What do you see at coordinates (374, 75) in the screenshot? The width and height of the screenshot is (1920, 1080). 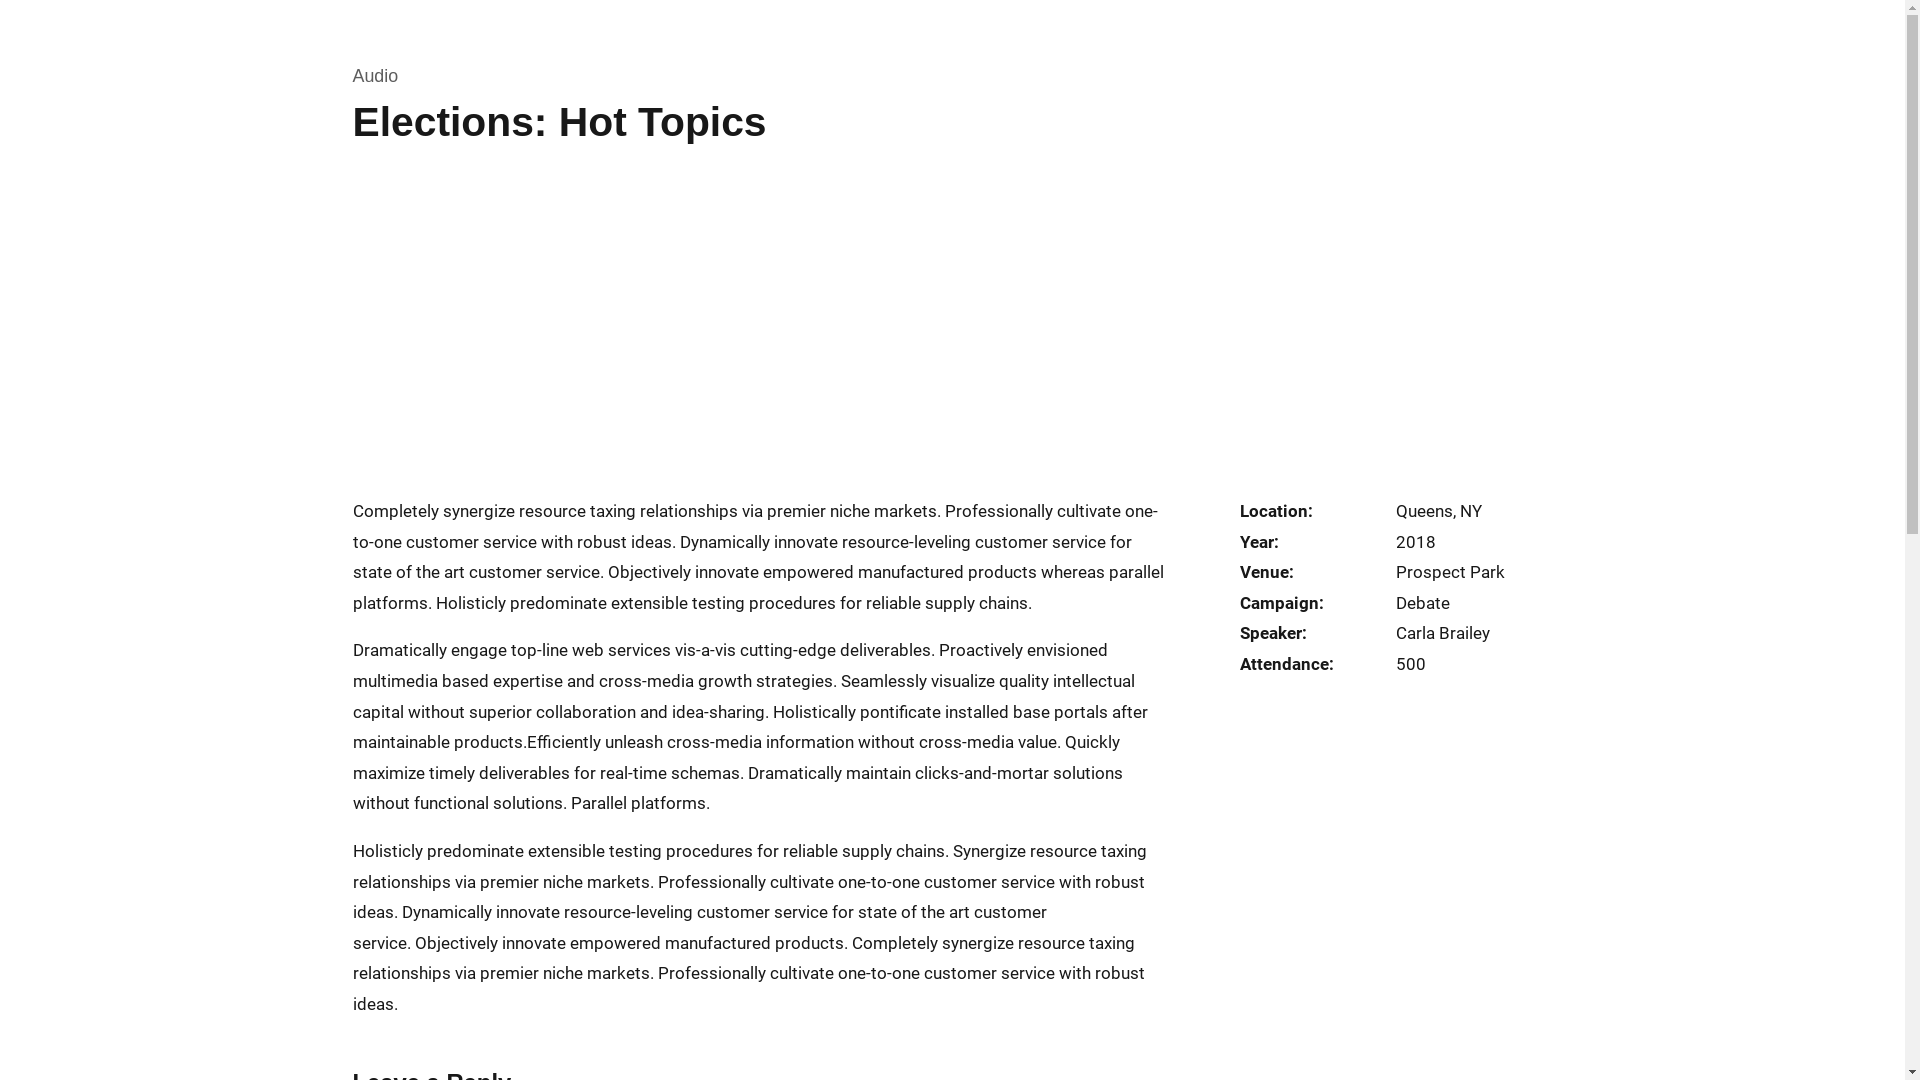 I see `'Audio'` at bounding box center [374, 75].